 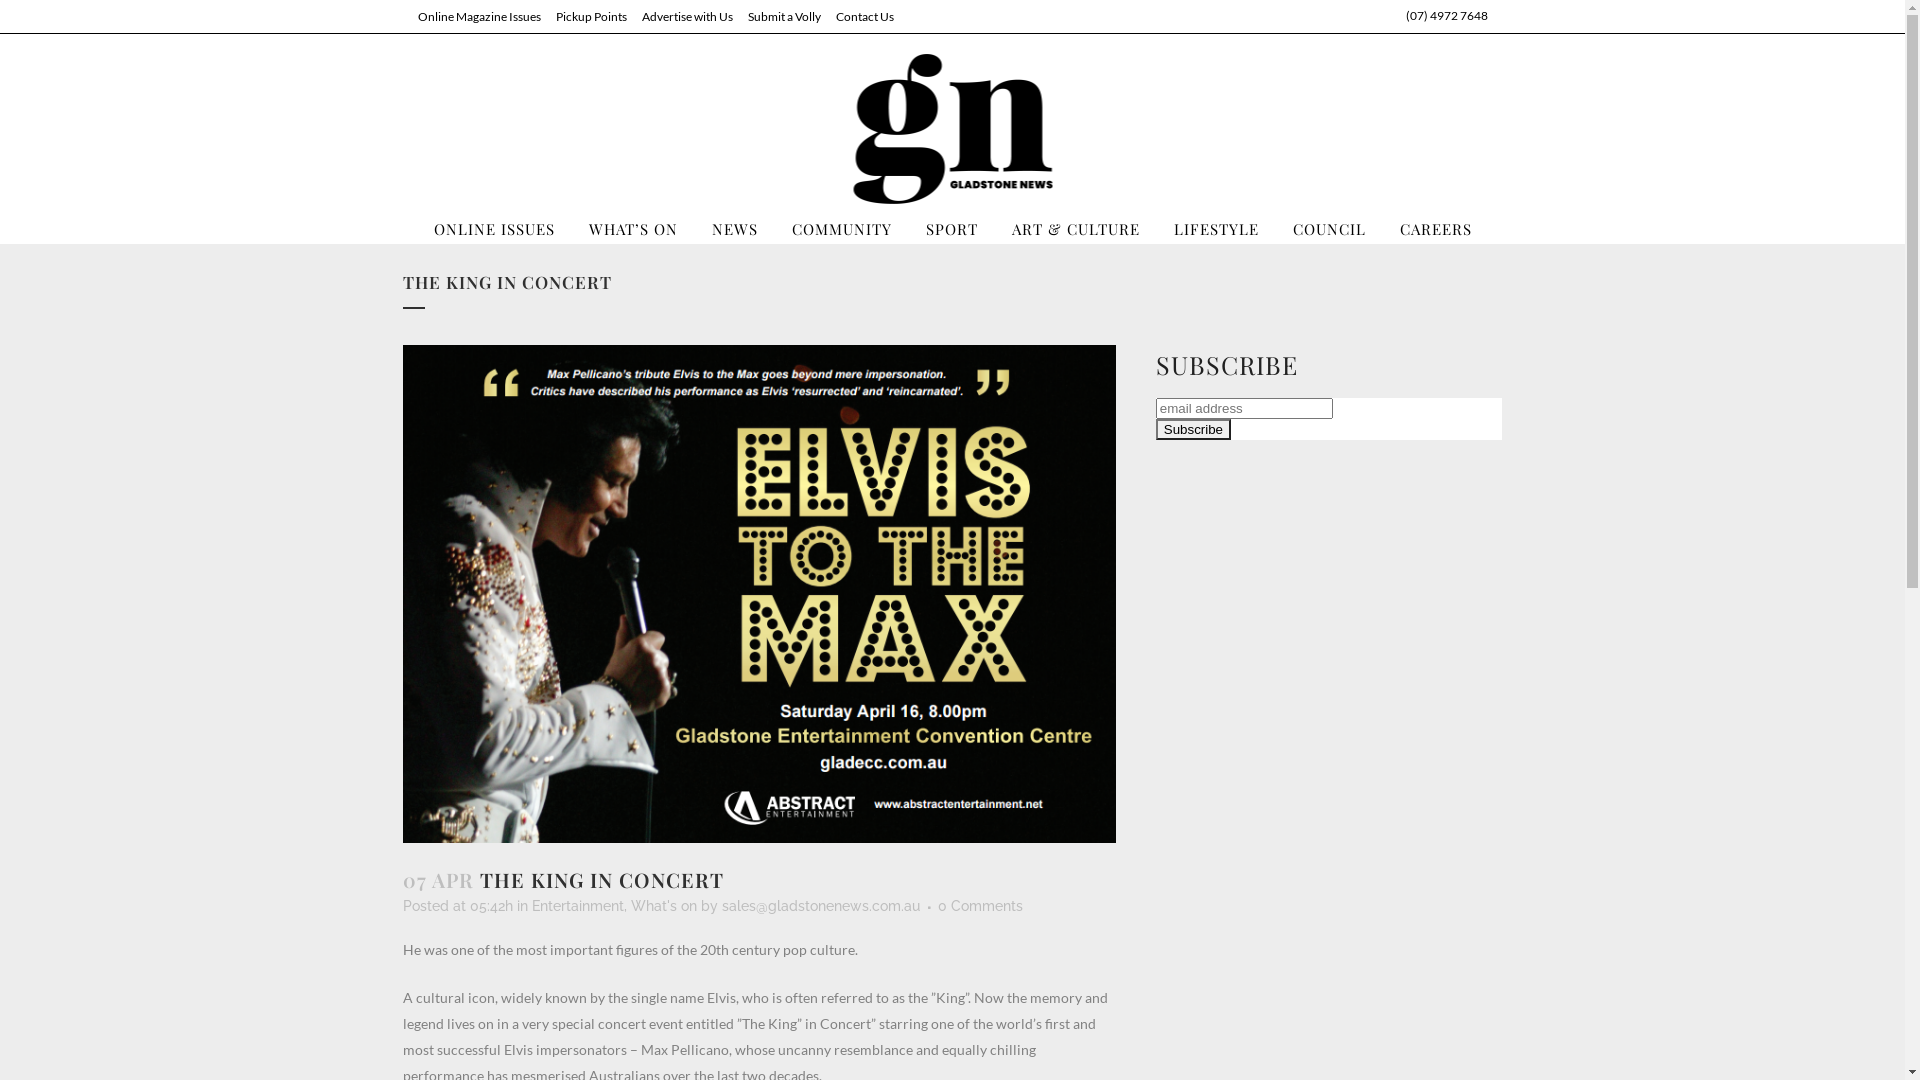 I want to click on 'Entertainment', so click(x=532, y=906).